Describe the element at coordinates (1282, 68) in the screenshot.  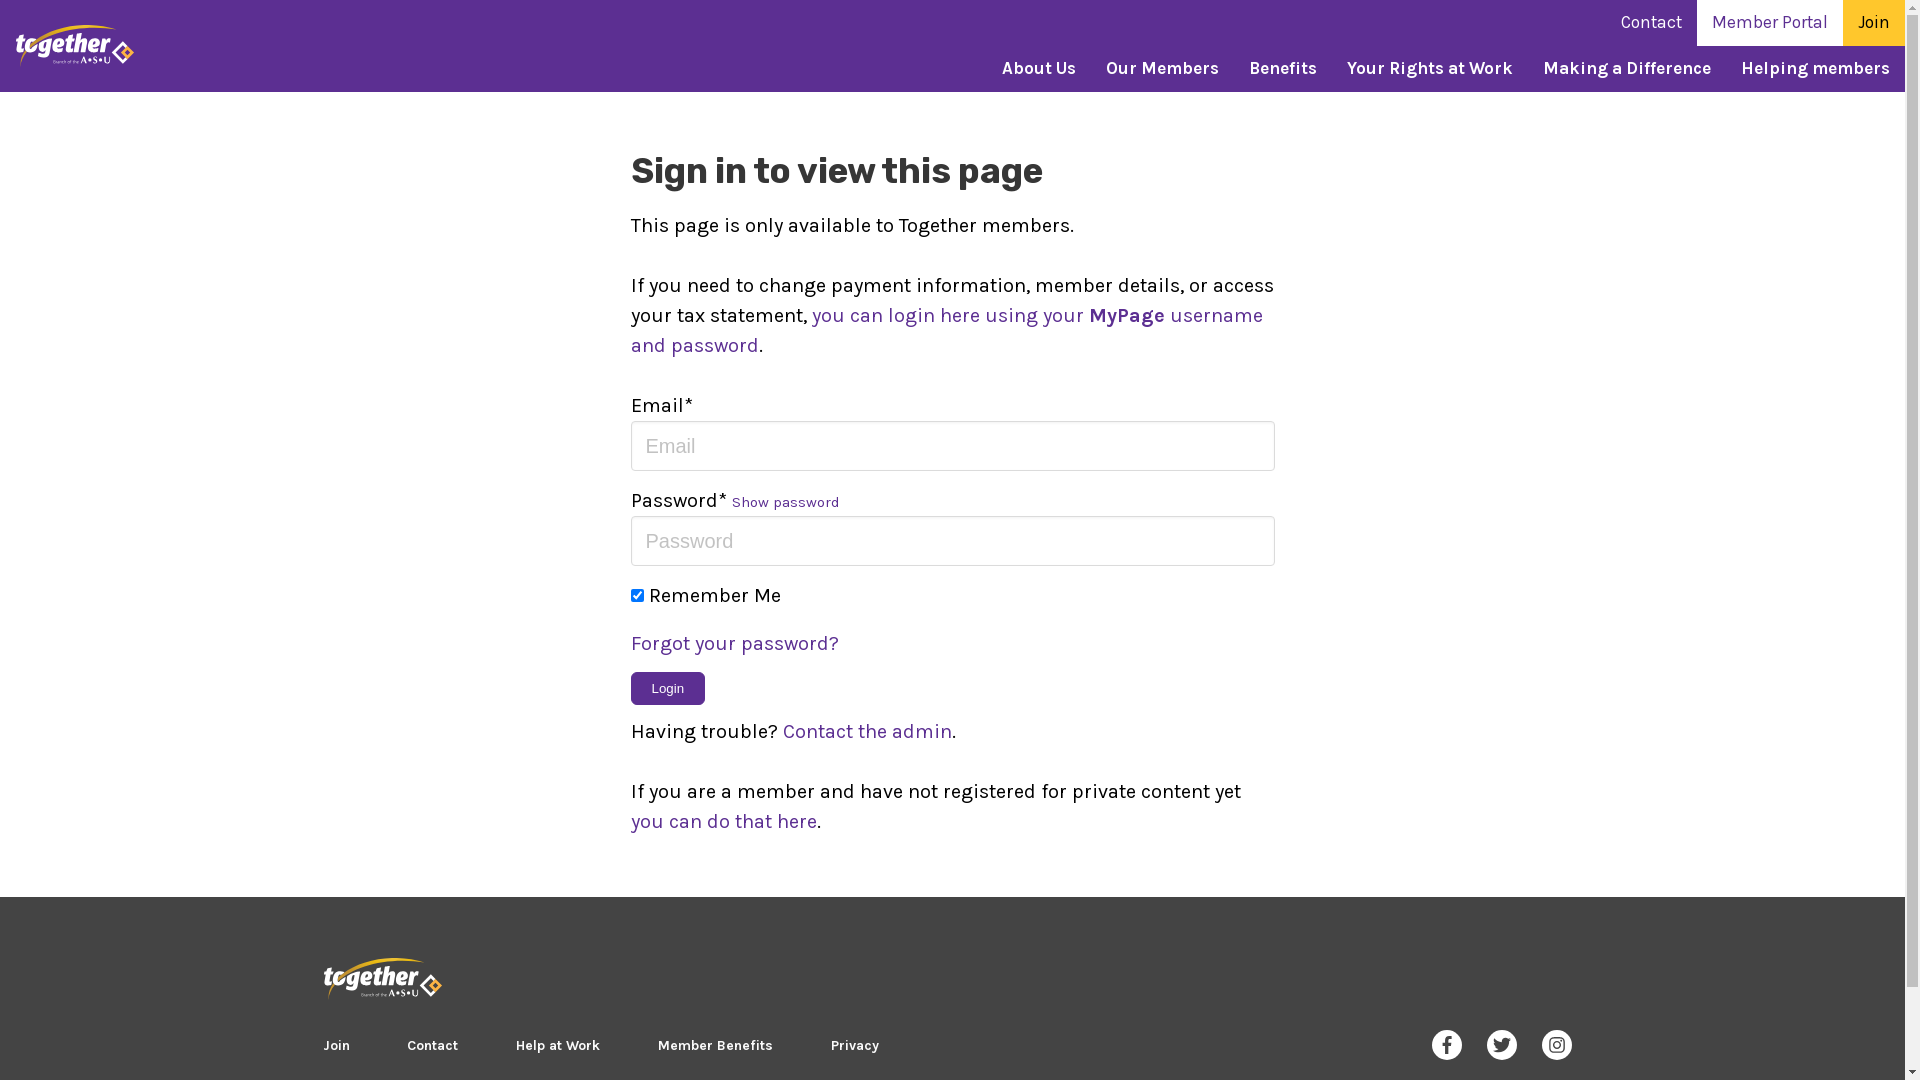
I see `'Benefits'` at that location.